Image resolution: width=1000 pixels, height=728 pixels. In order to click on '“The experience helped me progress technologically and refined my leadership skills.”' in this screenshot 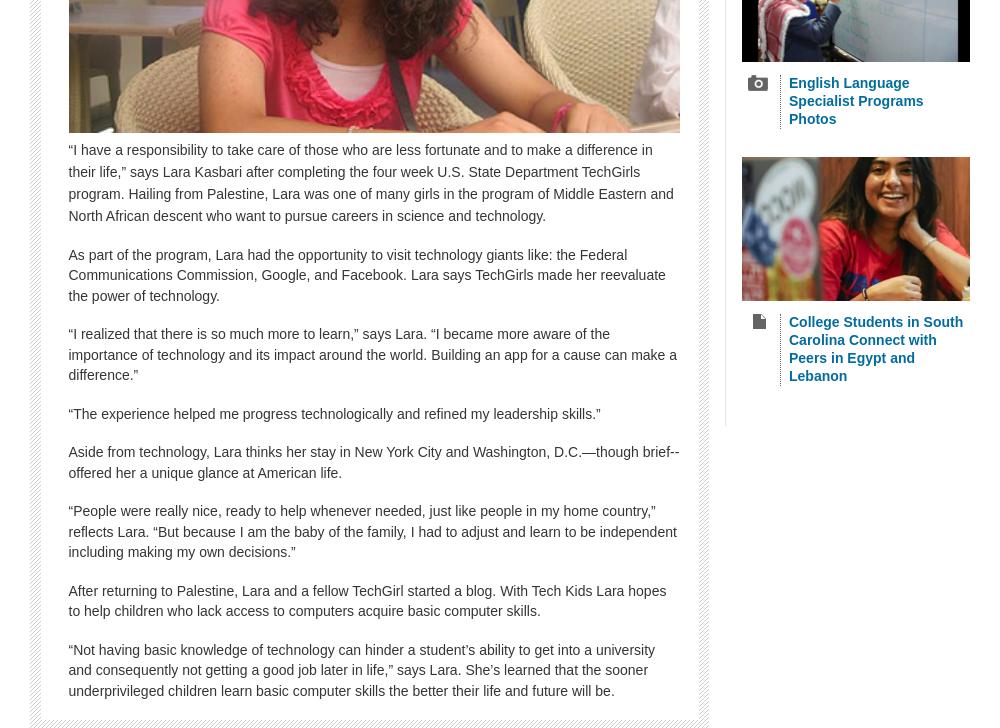, I will do `click(333, 412)`.